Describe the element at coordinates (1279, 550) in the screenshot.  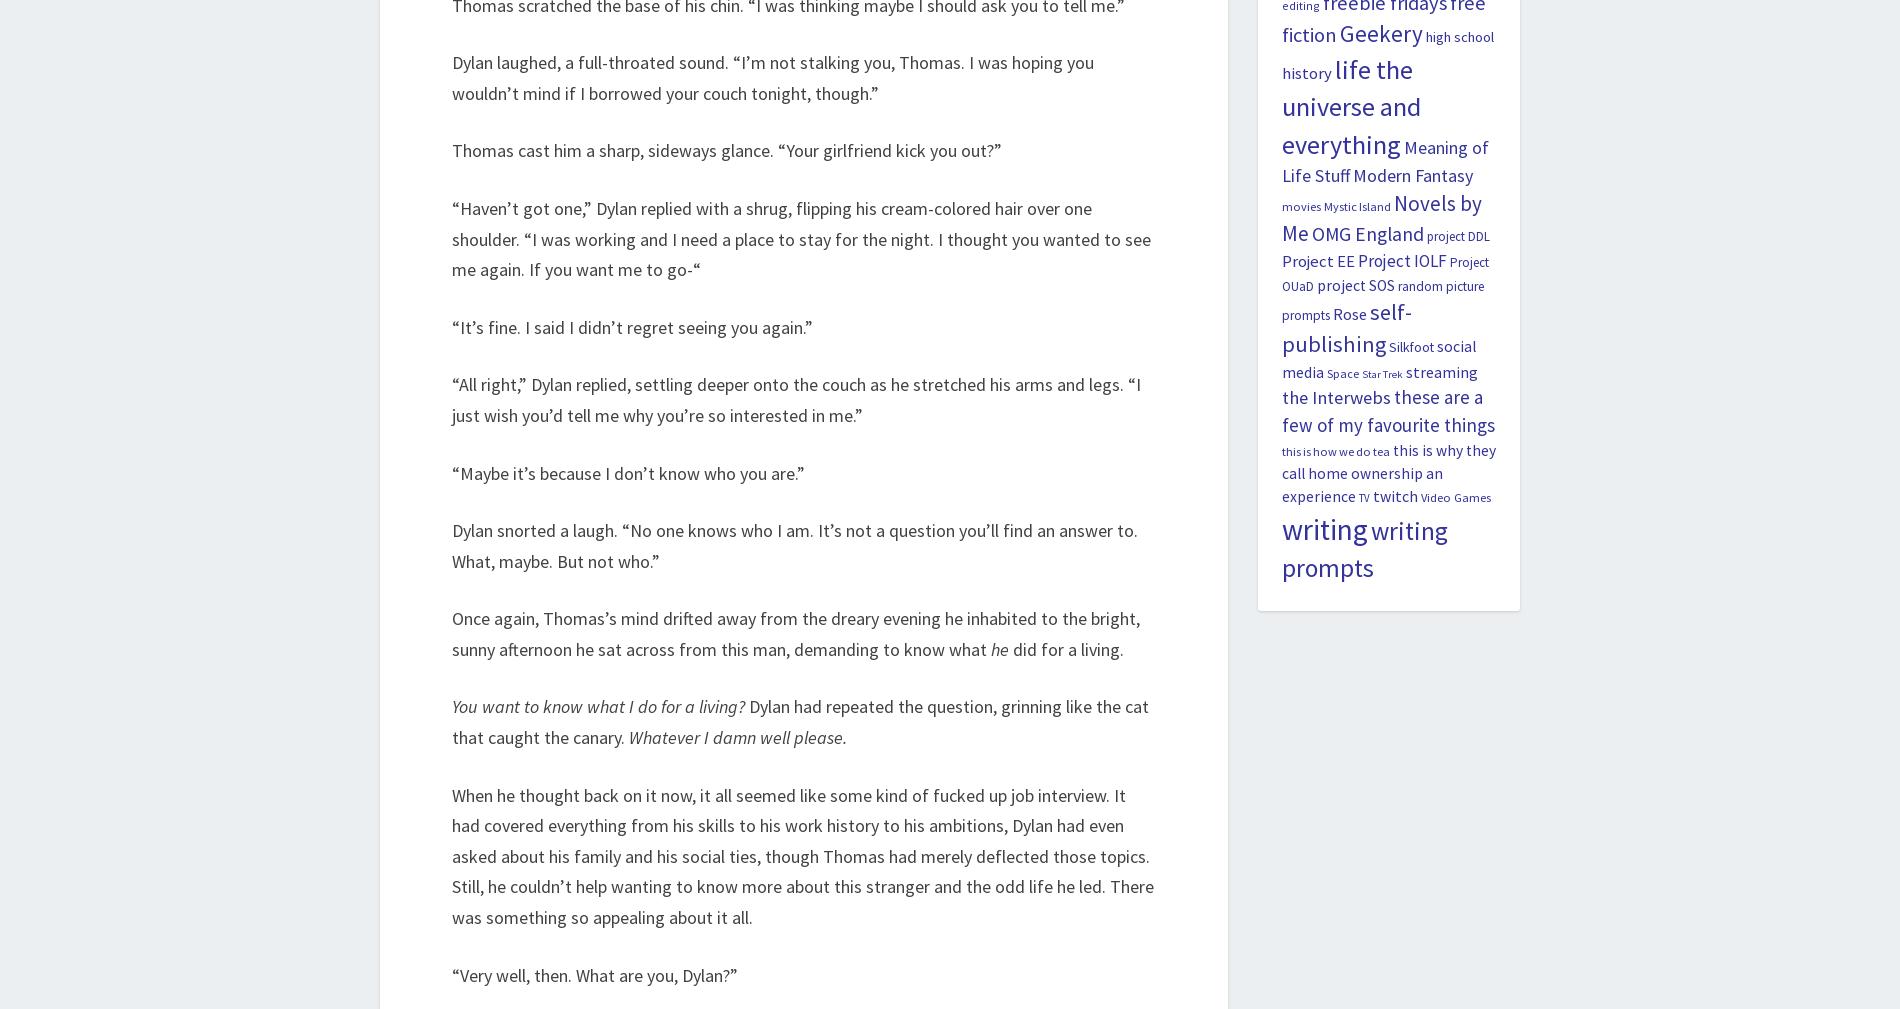
I see `'writing prompts'` at that location.